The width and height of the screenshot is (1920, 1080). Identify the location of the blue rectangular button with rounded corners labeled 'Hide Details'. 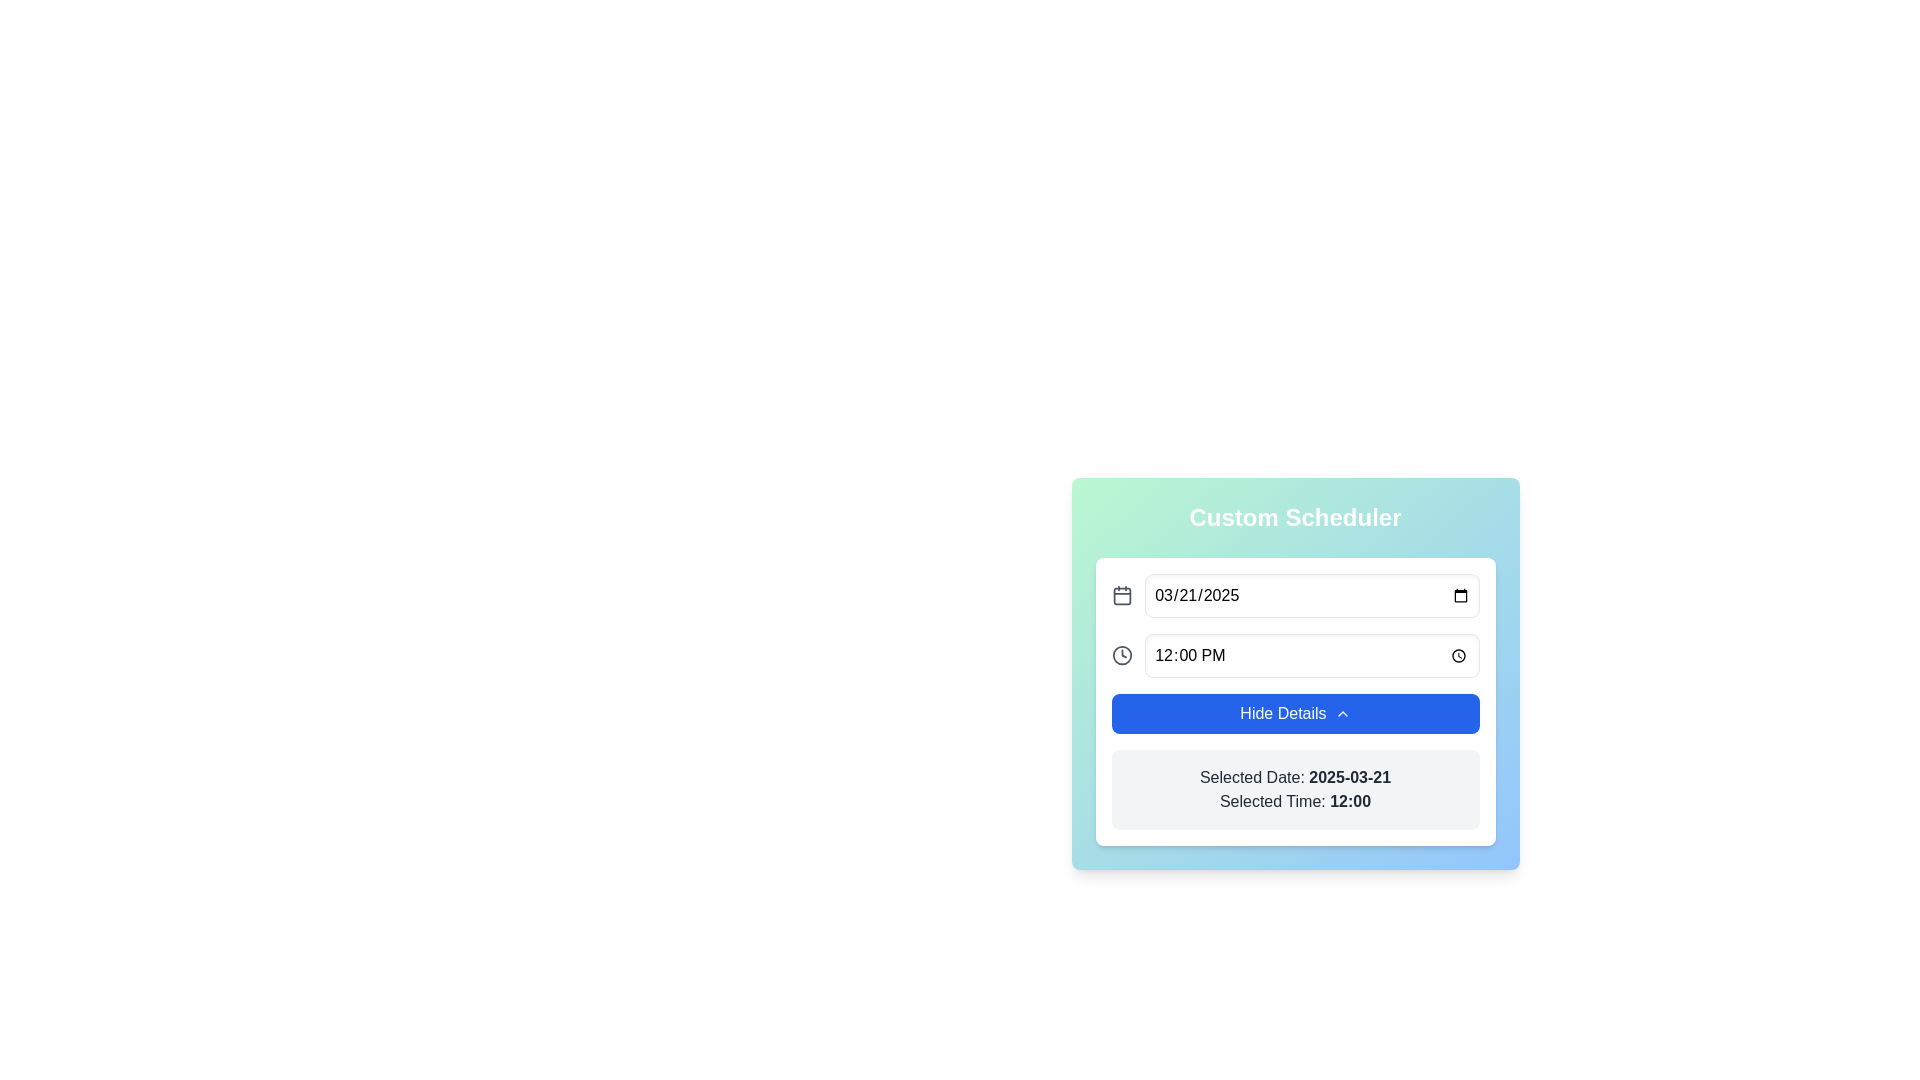
(1295, 712).